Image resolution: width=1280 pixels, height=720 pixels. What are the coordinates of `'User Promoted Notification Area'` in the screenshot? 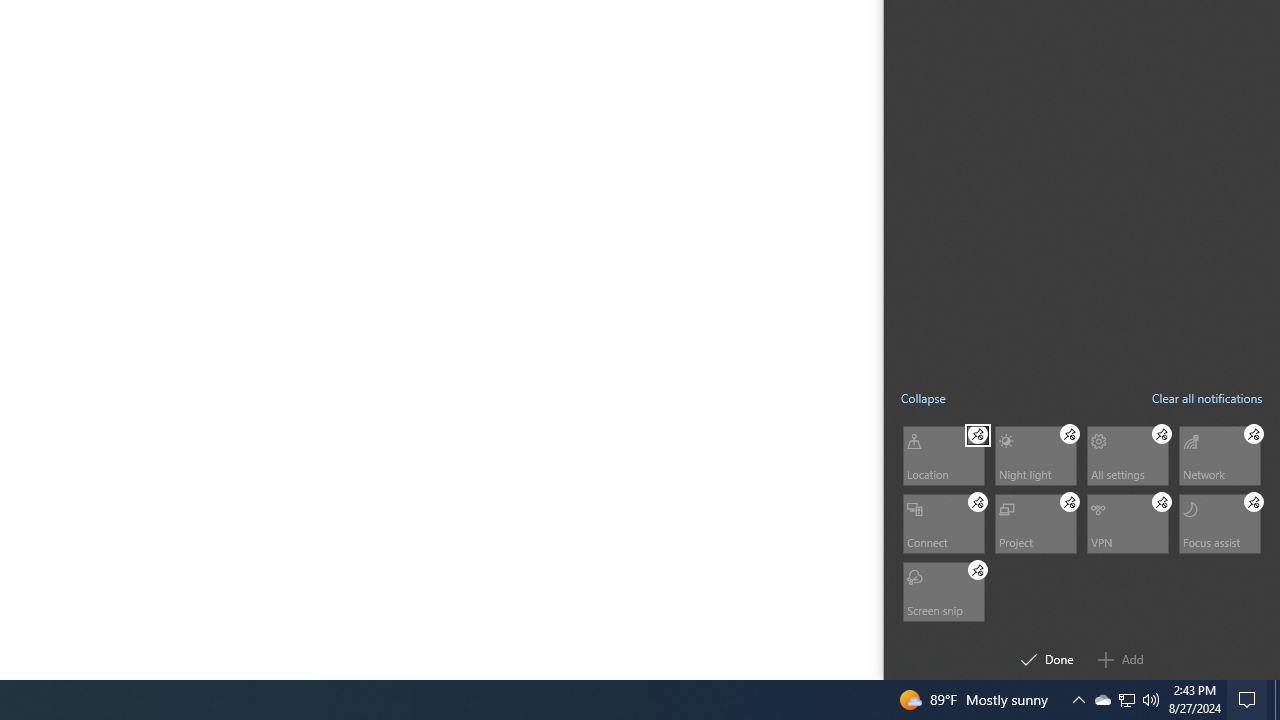 It's located at (1127, 698).